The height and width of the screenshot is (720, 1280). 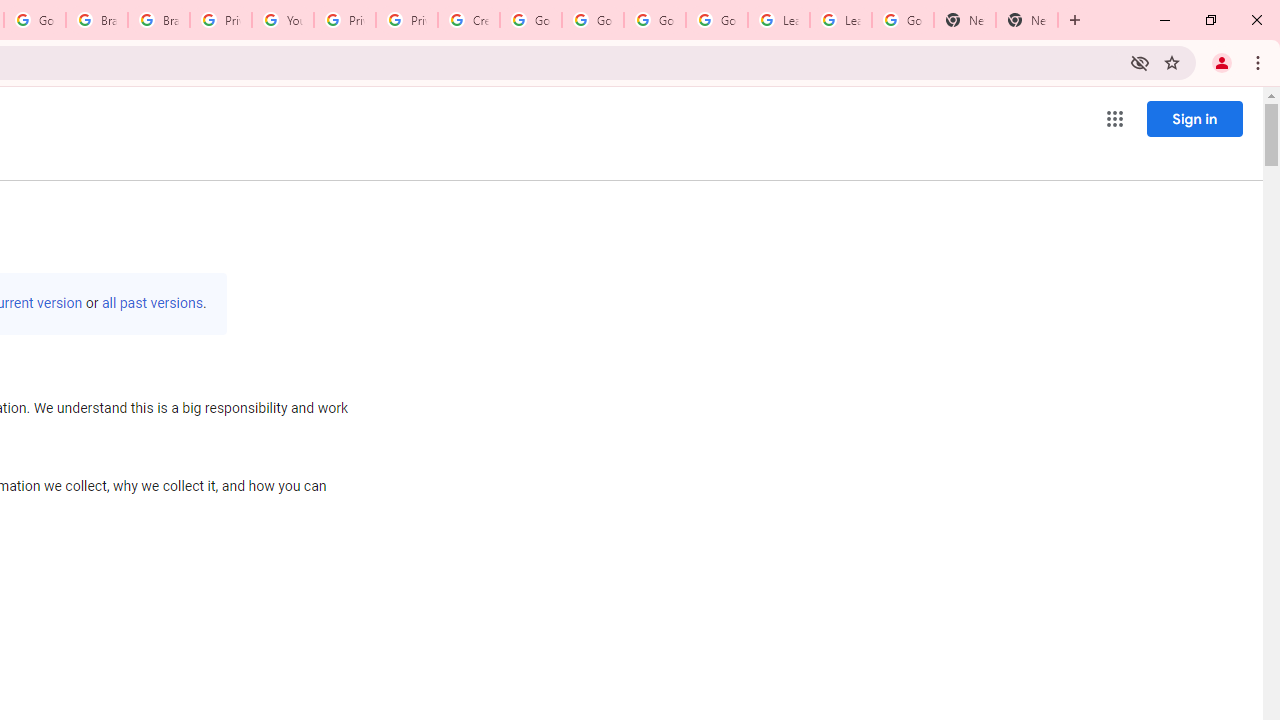 What do you see at coordinates (1139, 61) in the screenshot?
I see `'Third-party cookies blocked'` at bounding box center [1139, 61].